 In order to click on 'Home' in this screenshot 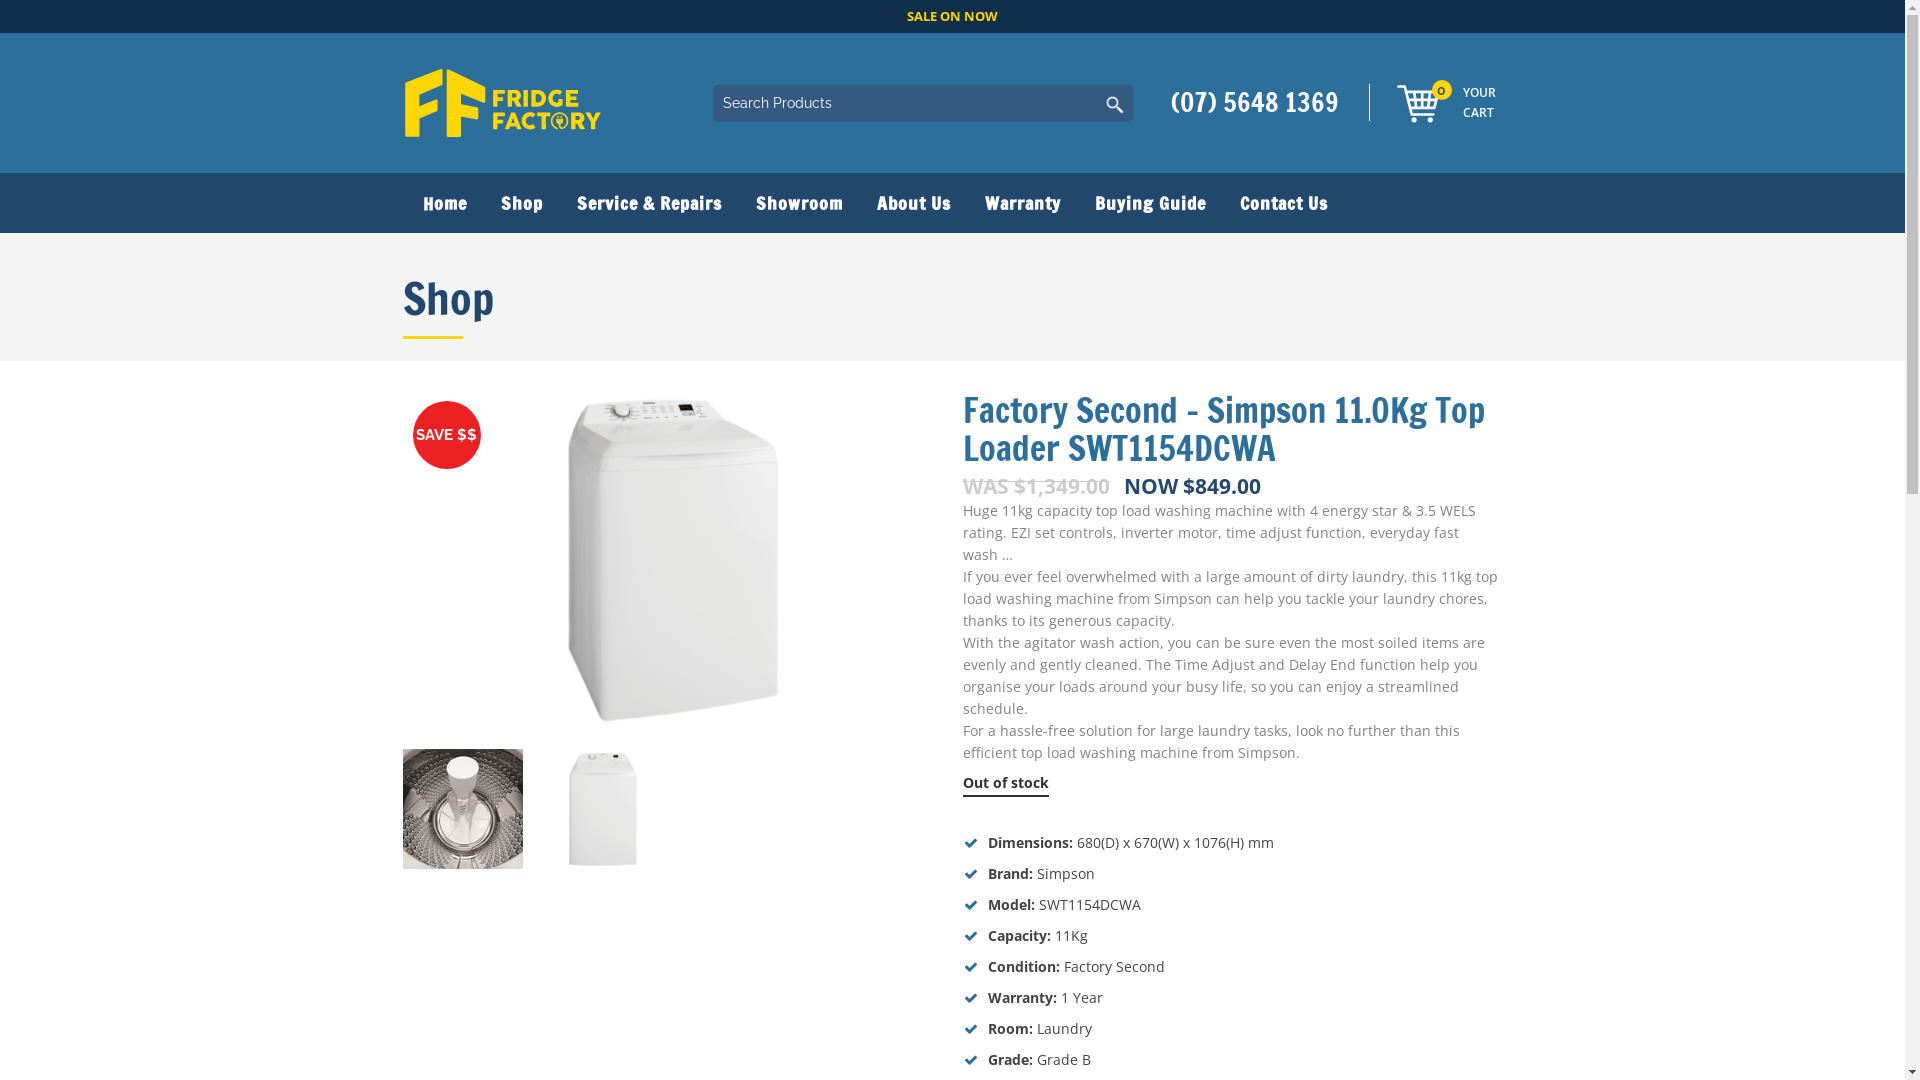, I will do `click(401, 203)`.